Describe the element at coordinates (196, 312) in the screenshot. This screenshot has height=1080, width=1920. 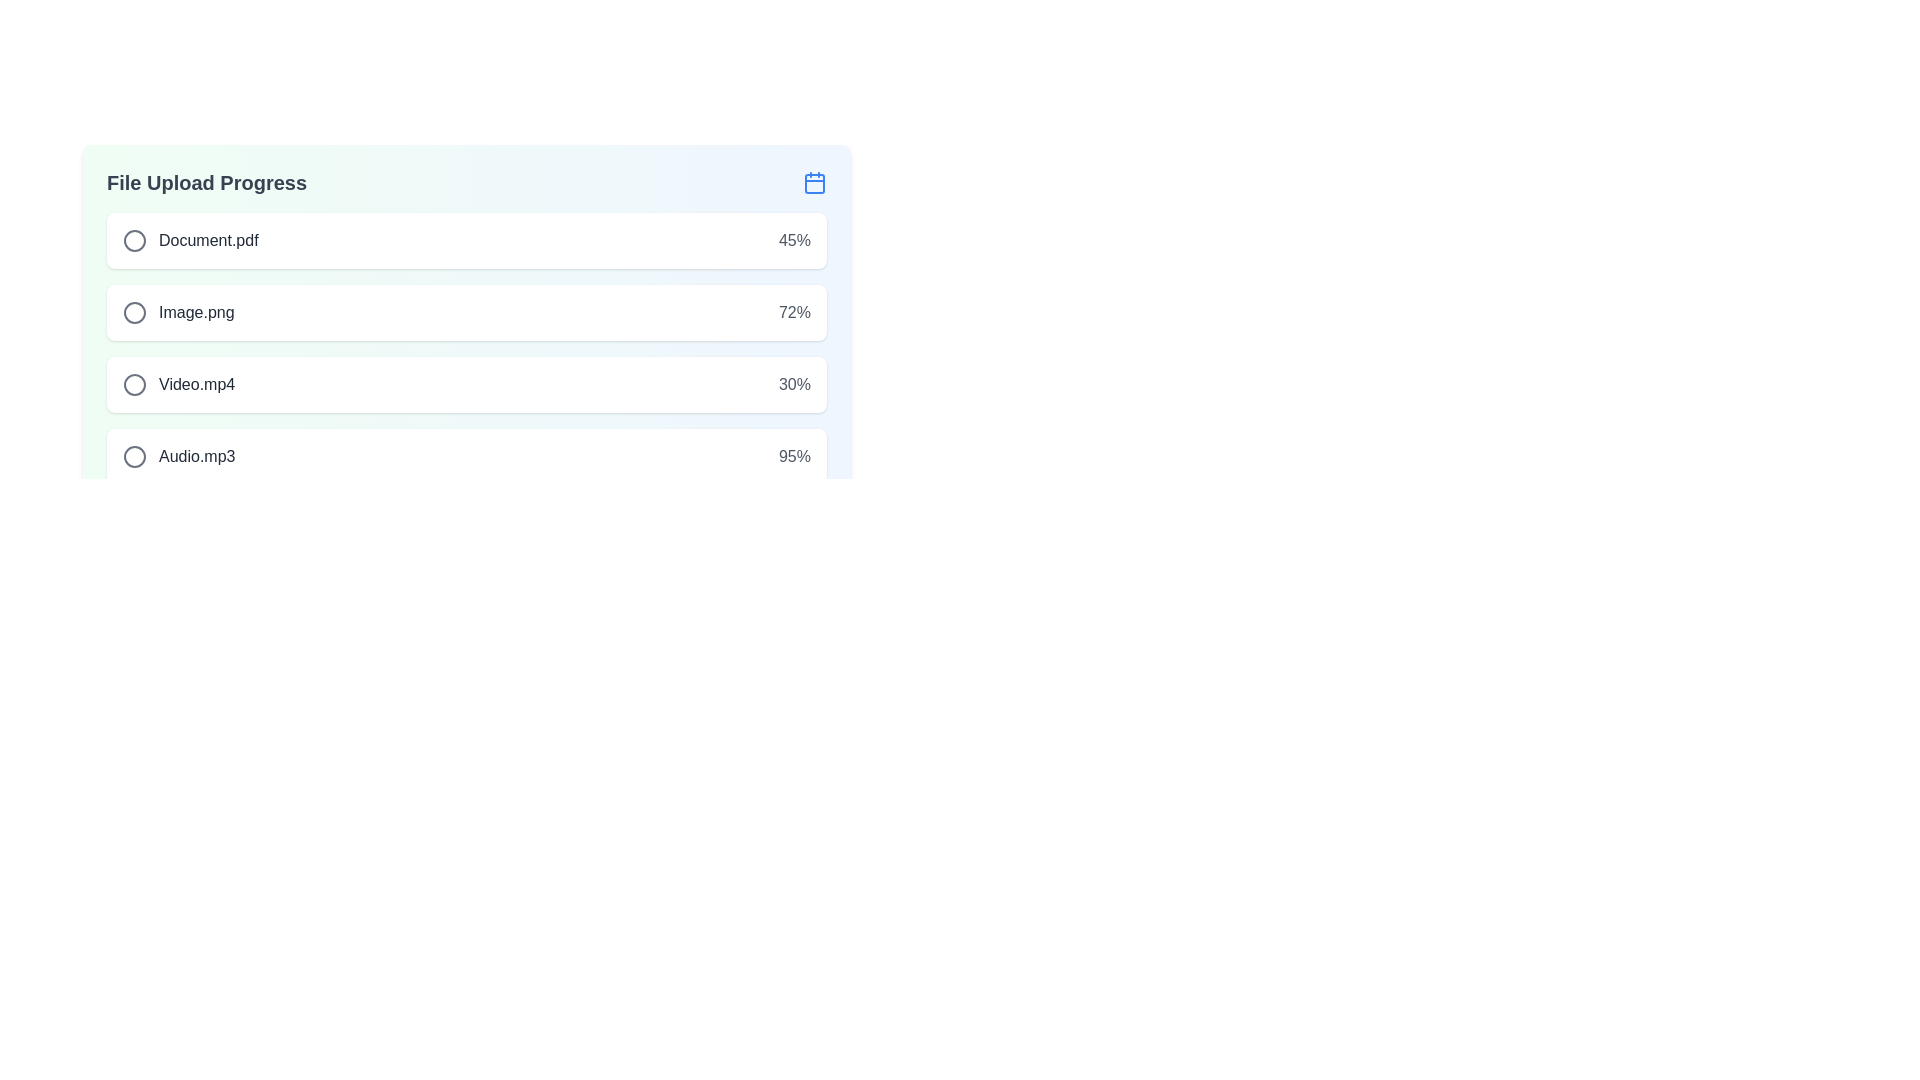
I see `the text label that identifies the file being uploaded, located in the second row of the upload progress list, to the immediate right of an unselected circular radio button` at that location.